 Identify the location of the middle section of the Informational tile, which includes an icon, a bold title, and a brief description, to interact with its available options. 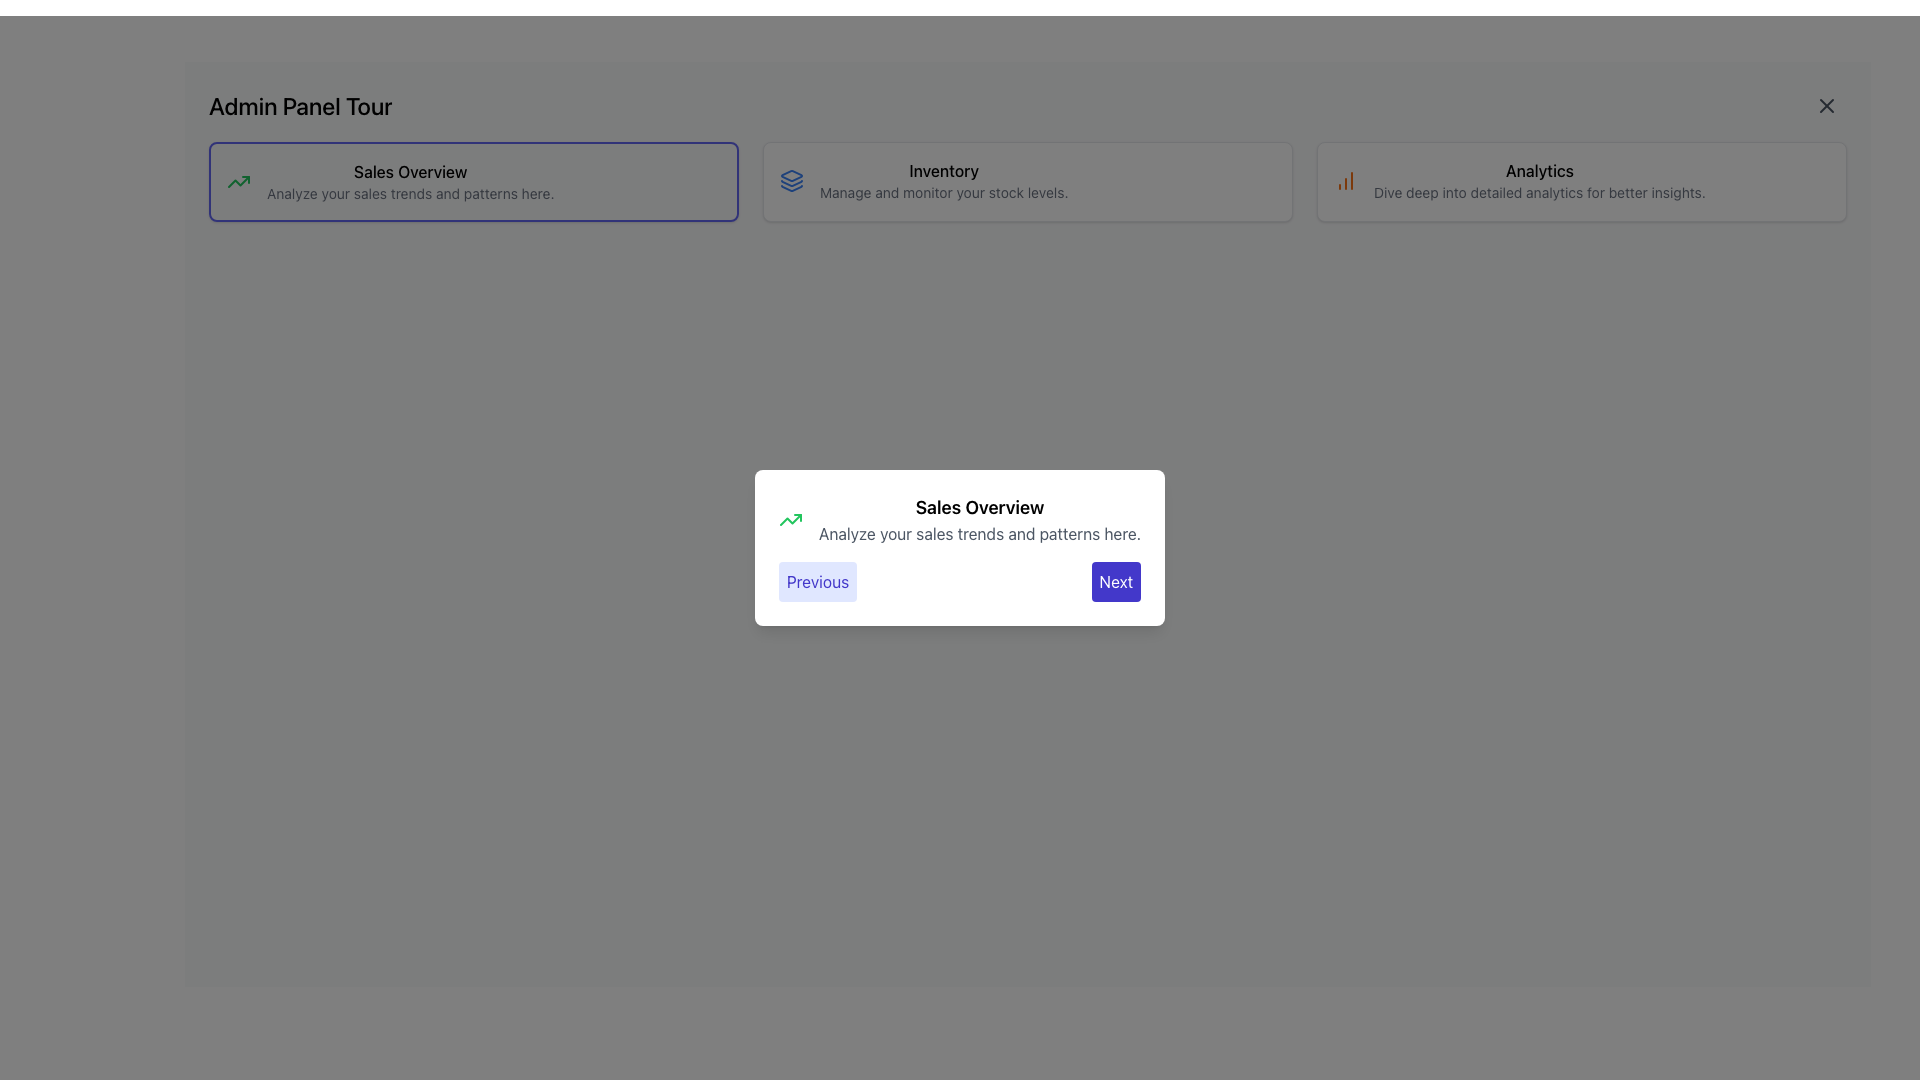
(1027, 181).